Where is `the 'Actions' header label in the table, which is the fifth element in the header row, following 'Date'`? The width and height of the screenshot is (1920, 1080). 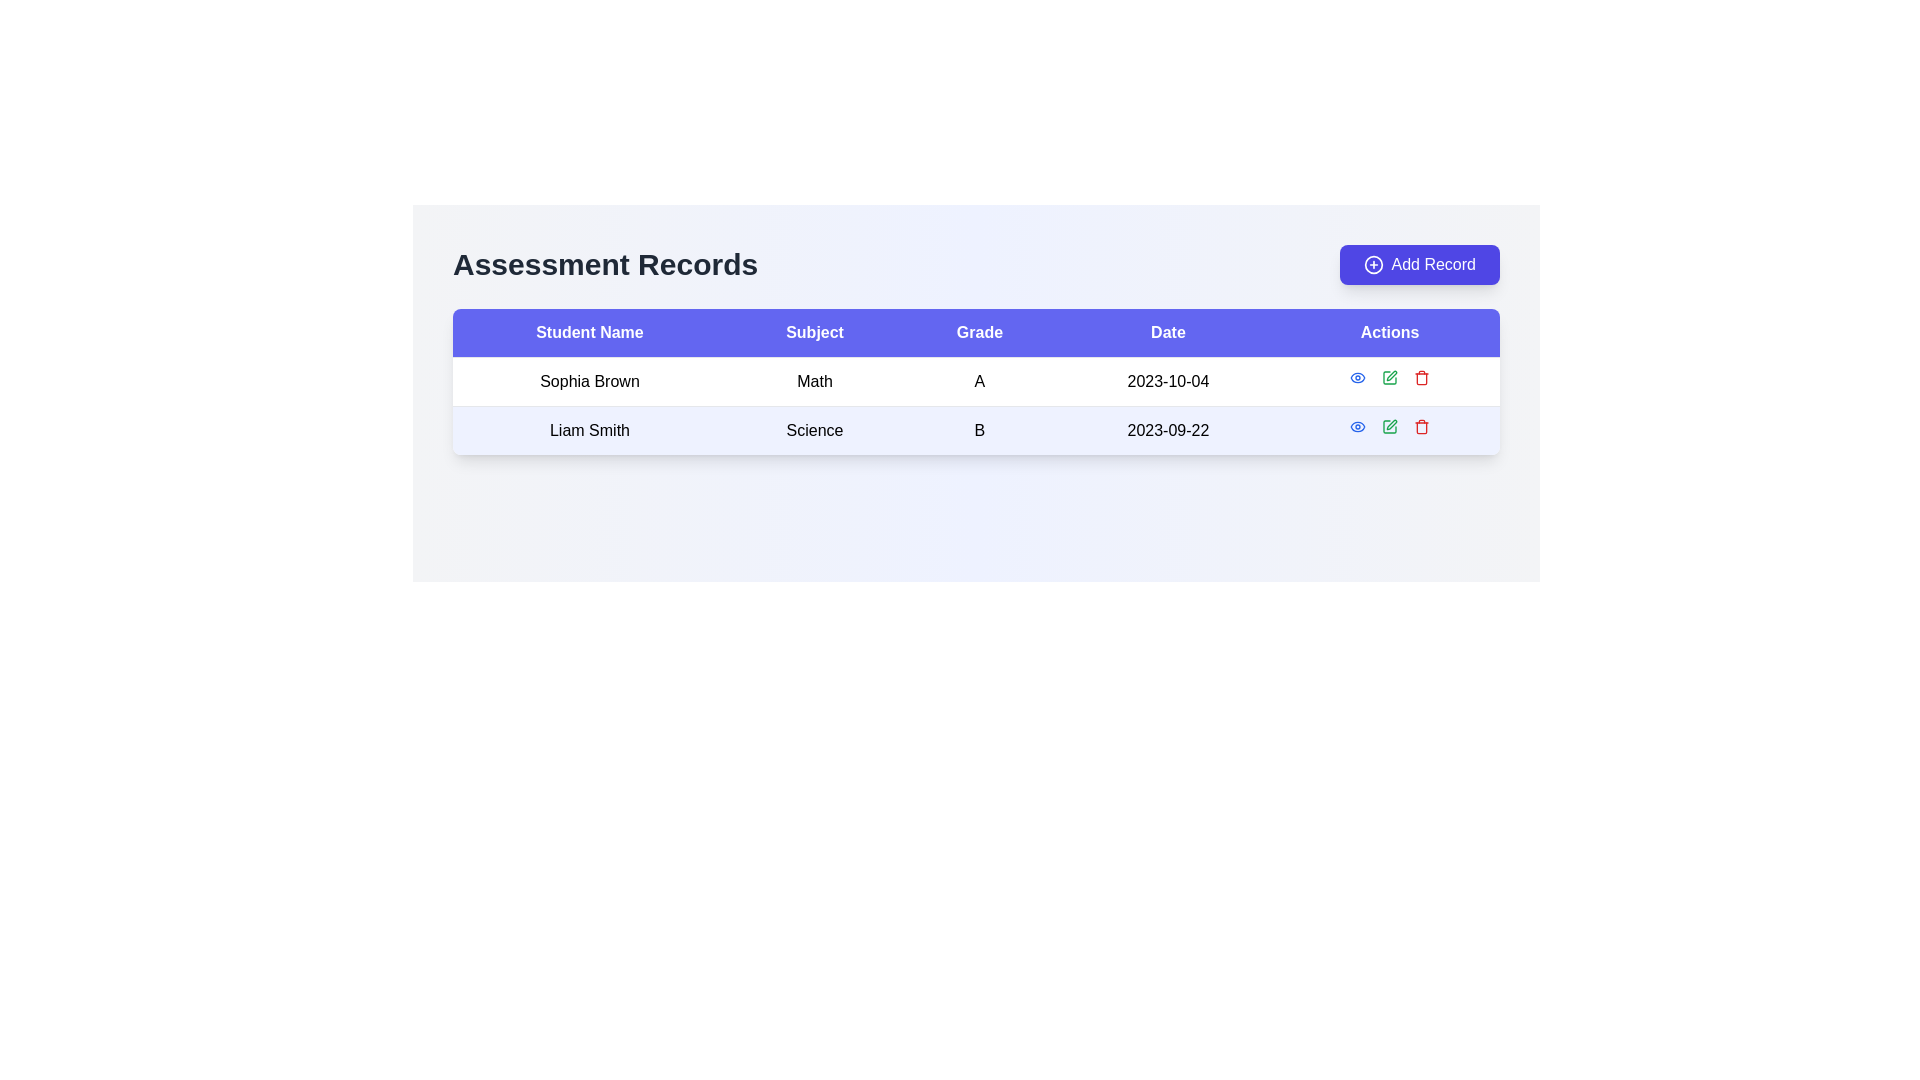
the 'Actions' header label in the table, which is the fifth element in the header row, following 'Date' is located at coordinates (1389, 332).